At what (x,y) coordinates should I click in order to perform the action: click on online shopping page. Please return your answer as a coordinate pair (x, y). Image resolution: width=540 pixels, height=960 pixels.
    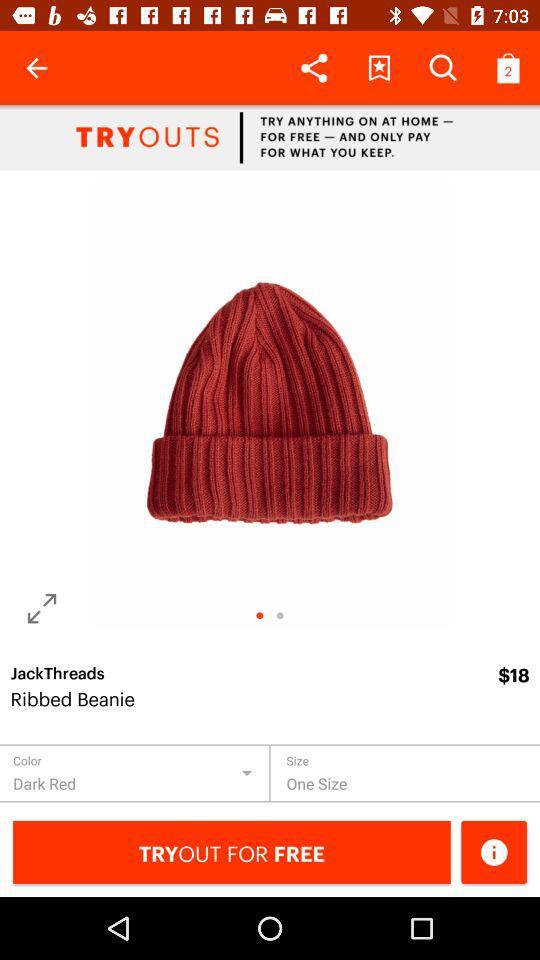
    Looking at the image, I should click on (270, 136).